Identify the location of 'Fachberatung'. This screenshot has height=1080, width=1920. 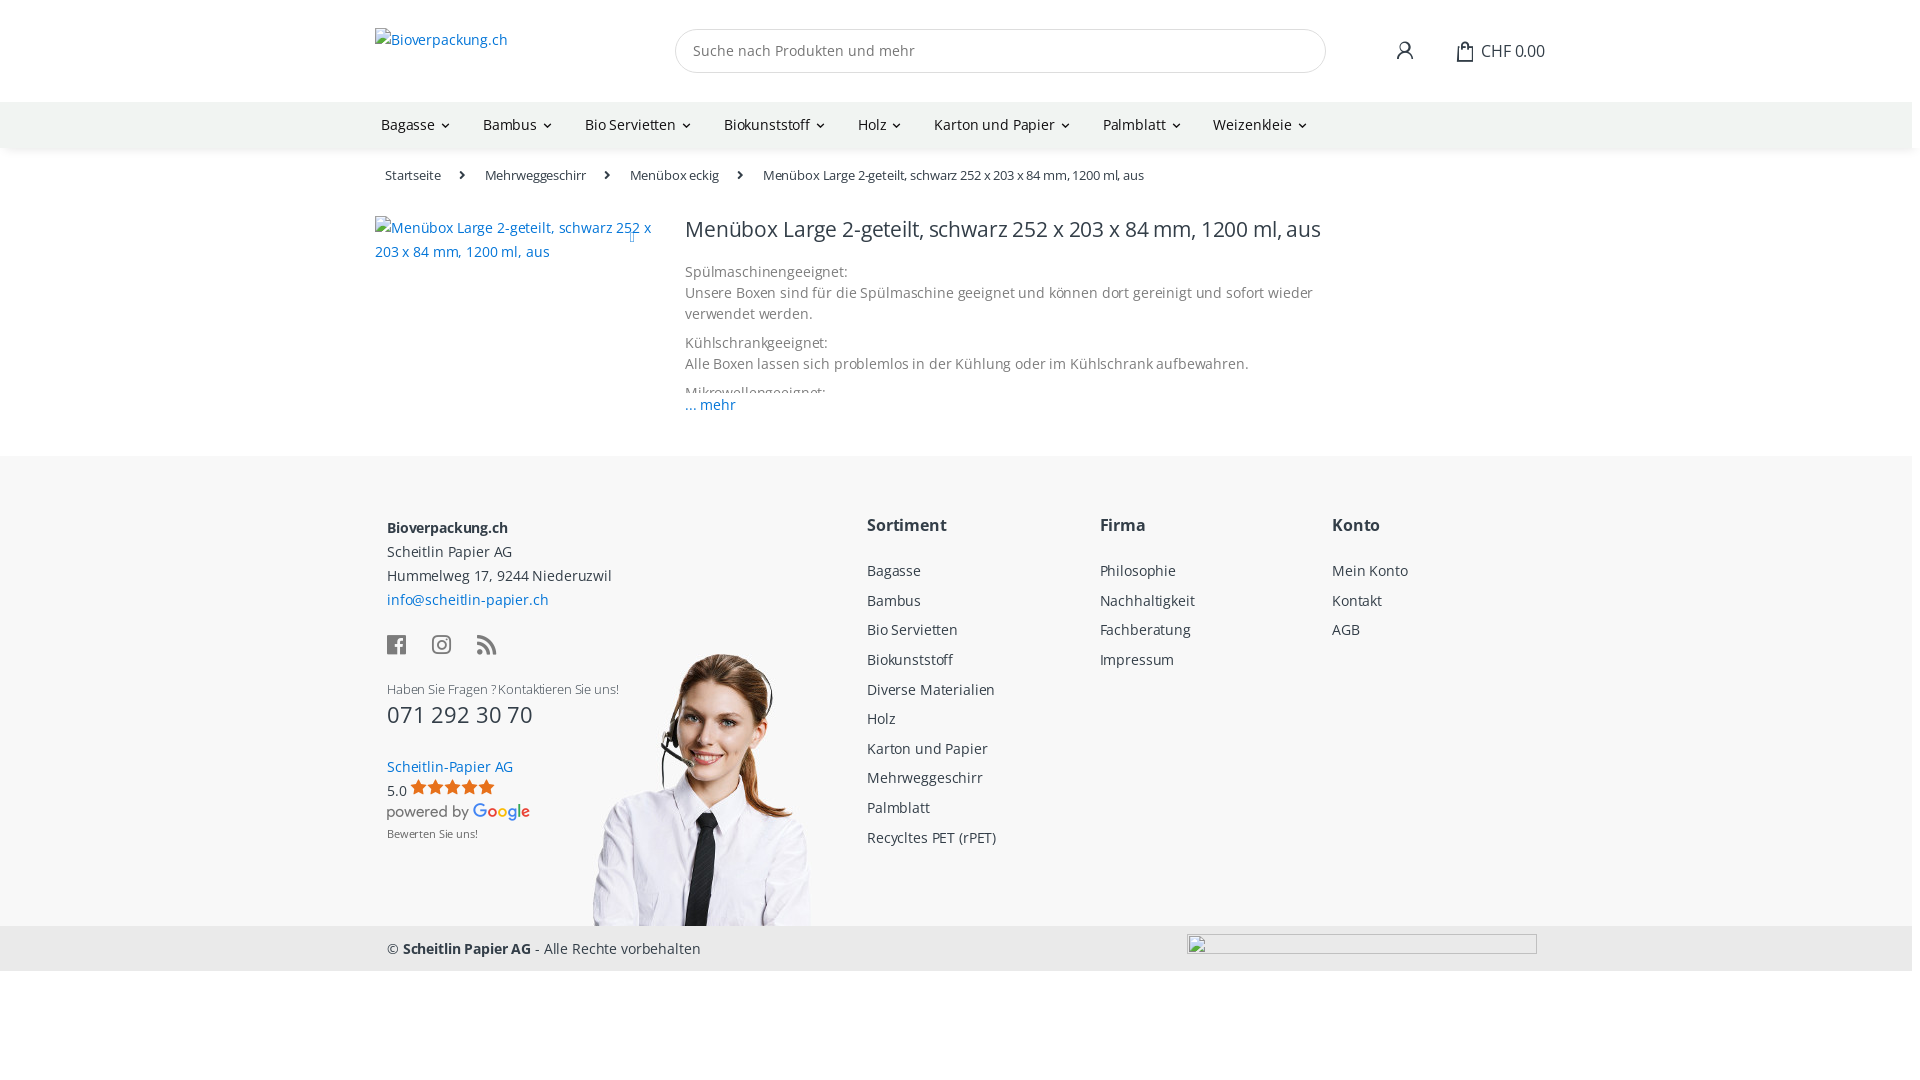
(1098, 628).